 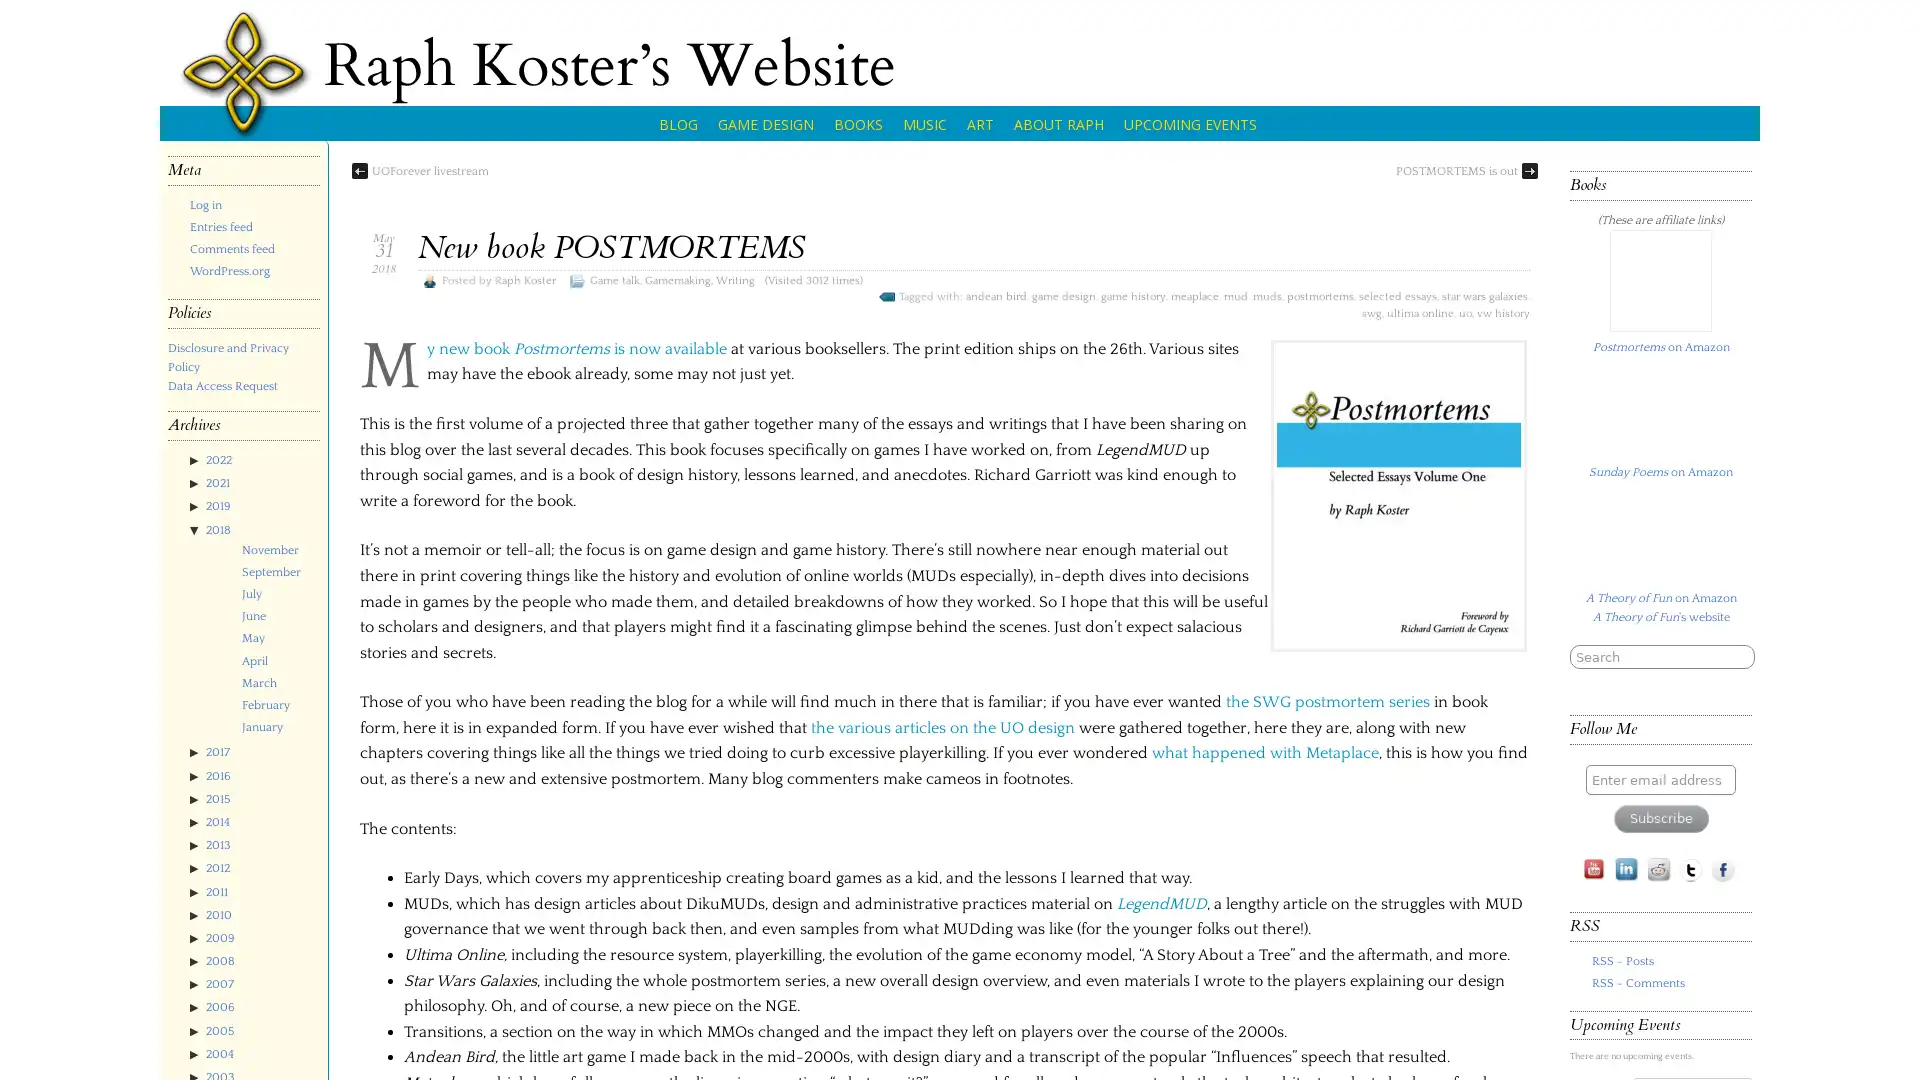 I want to click on Cookie Settings, so click(x=1755, y=1044).